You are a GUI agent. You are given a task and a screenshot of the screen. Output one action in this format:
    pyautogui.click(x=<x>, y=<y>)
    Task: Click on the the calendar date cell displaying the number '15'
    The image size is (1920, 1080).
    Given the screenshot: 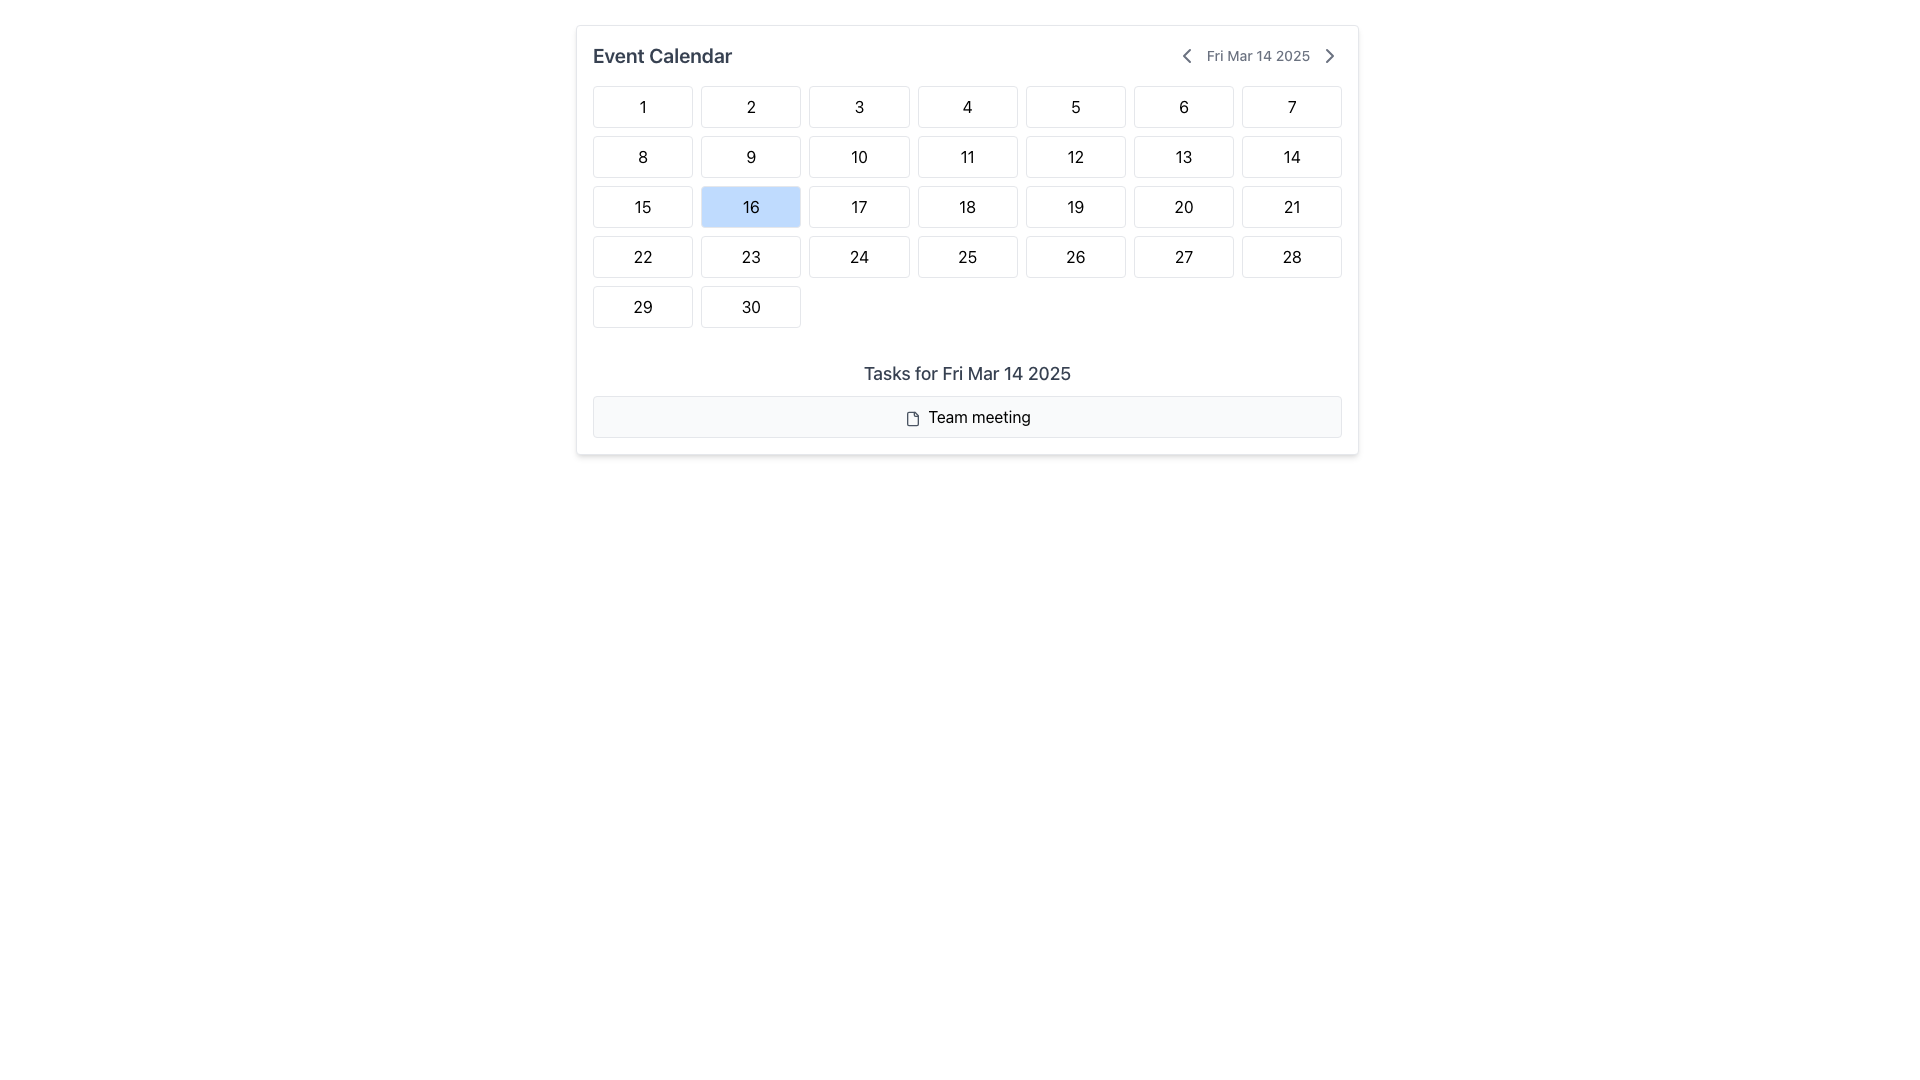 What is the action you would take?
    pyautogui.click(x=643, y=207)
    